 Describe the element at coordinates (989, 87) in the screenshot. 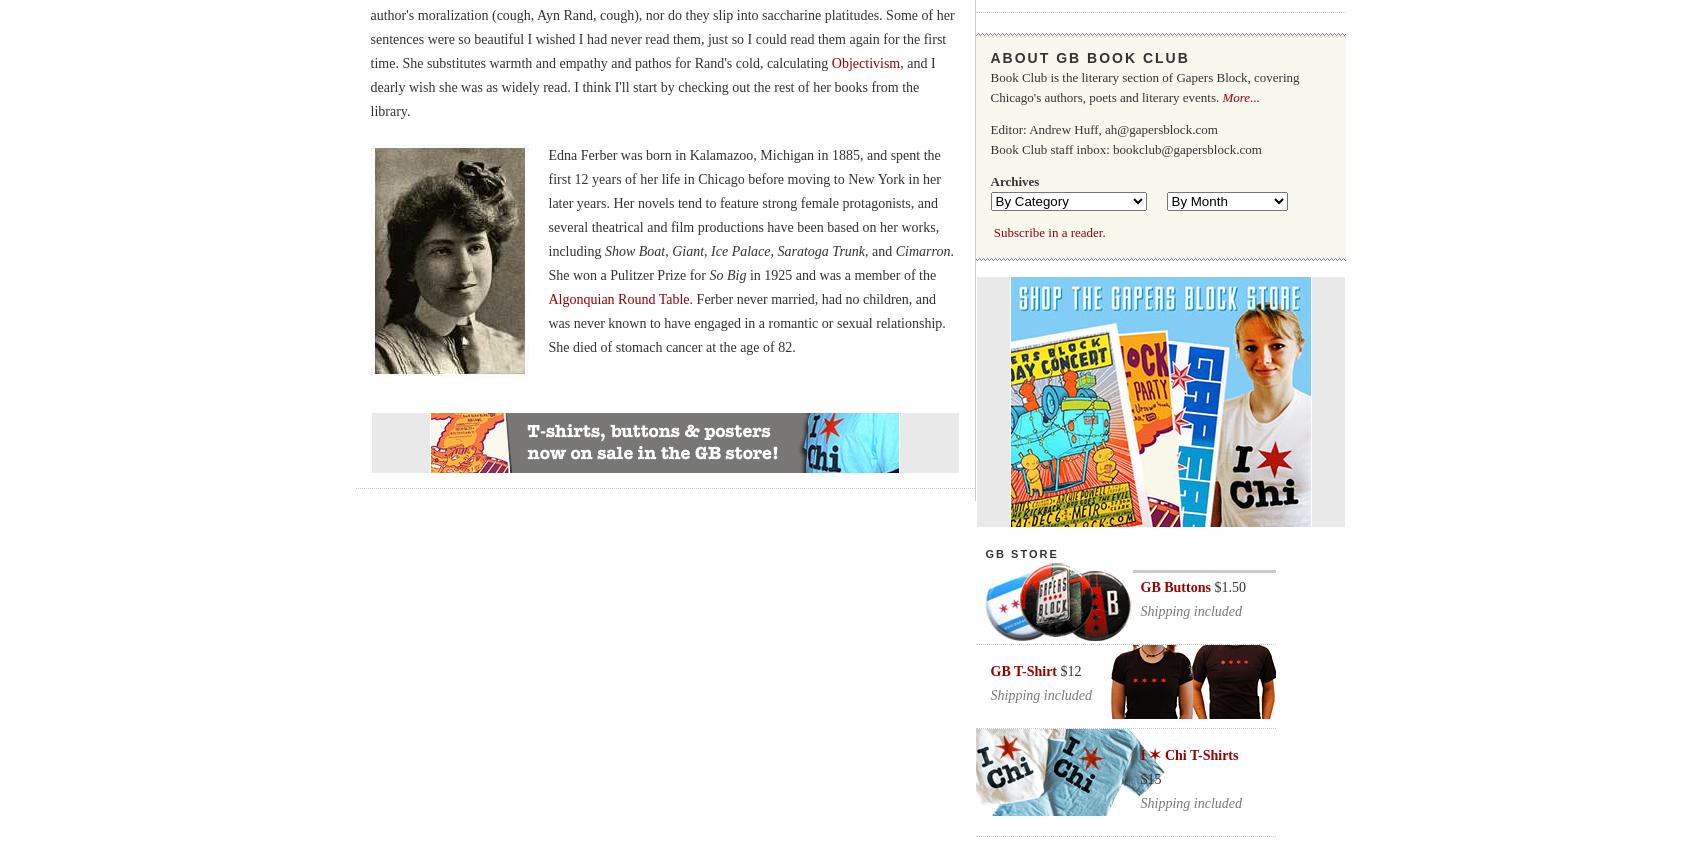

I see `'Book Club is the literary section of Gapers Block, covering Chicago's authors, poets and literary events.'` at that location.